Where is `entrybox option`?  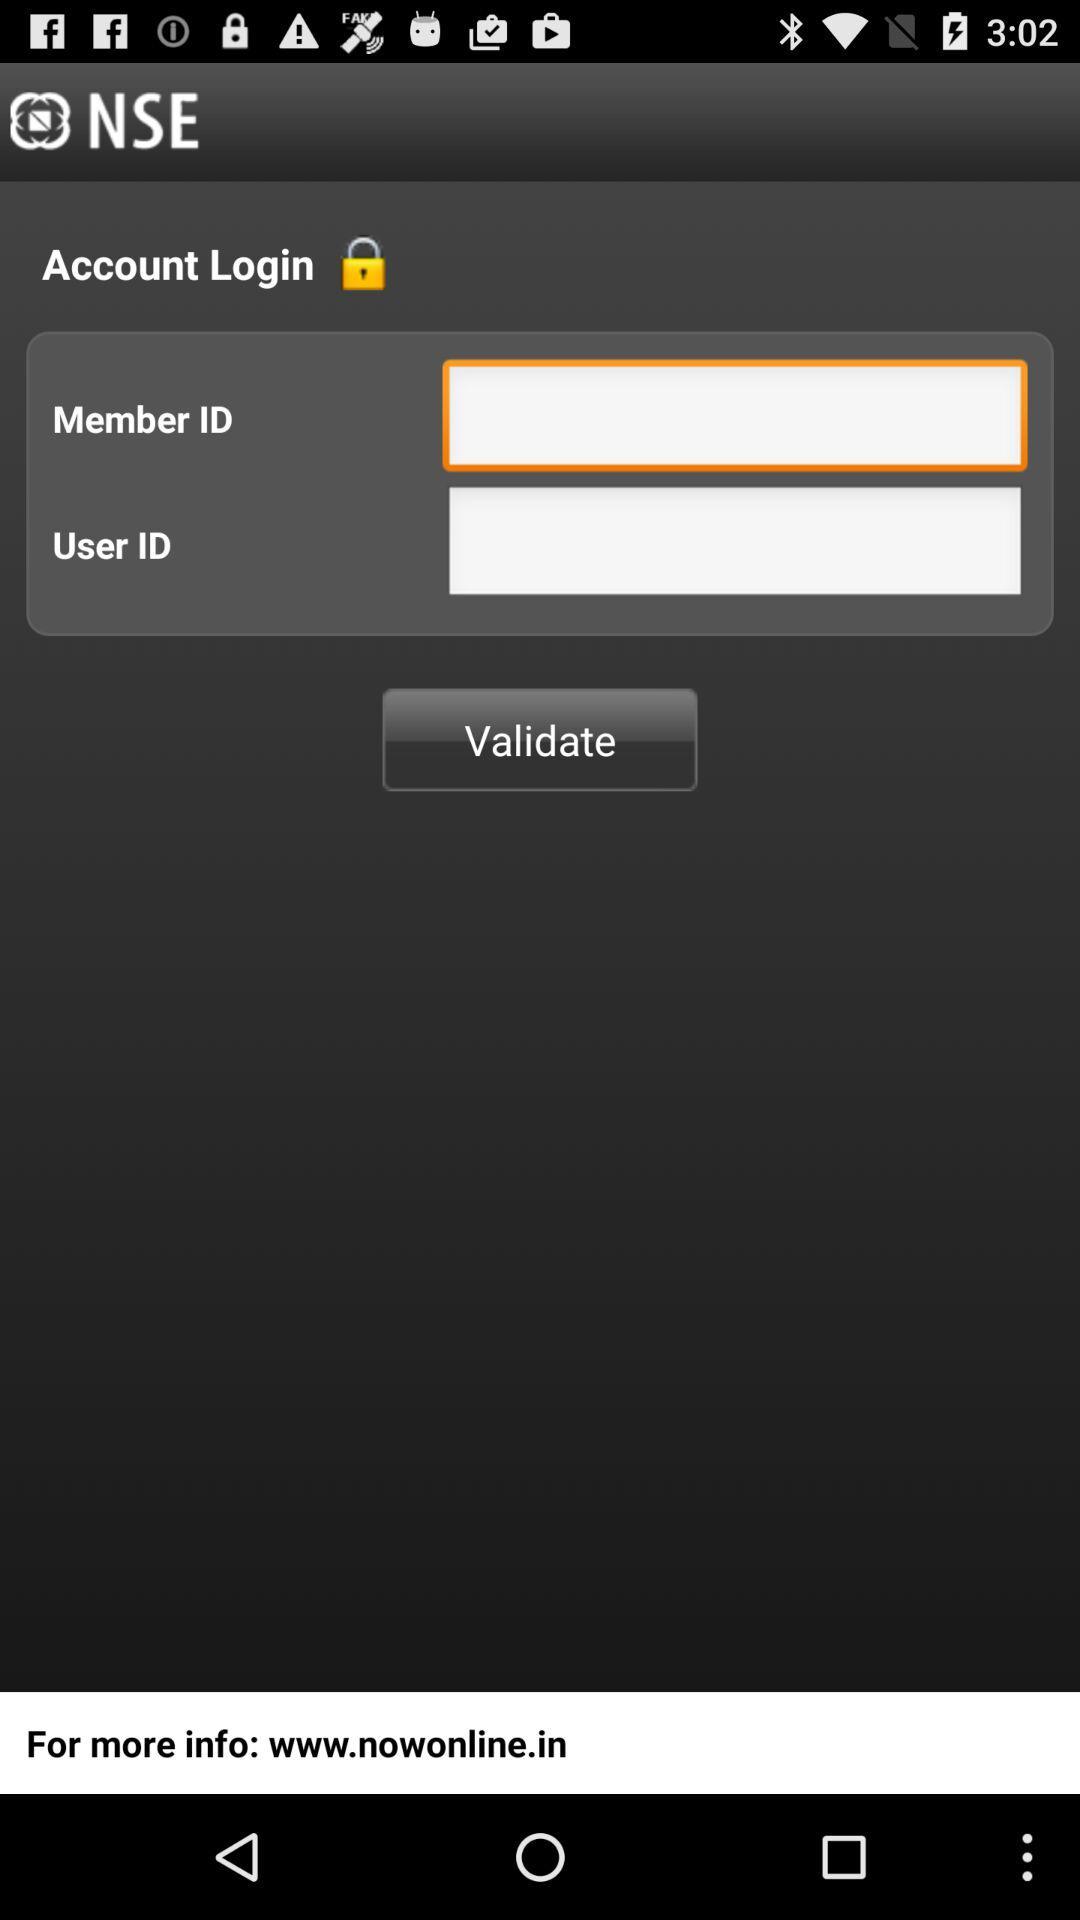 entrybox option is located at coordinates (735, 419).